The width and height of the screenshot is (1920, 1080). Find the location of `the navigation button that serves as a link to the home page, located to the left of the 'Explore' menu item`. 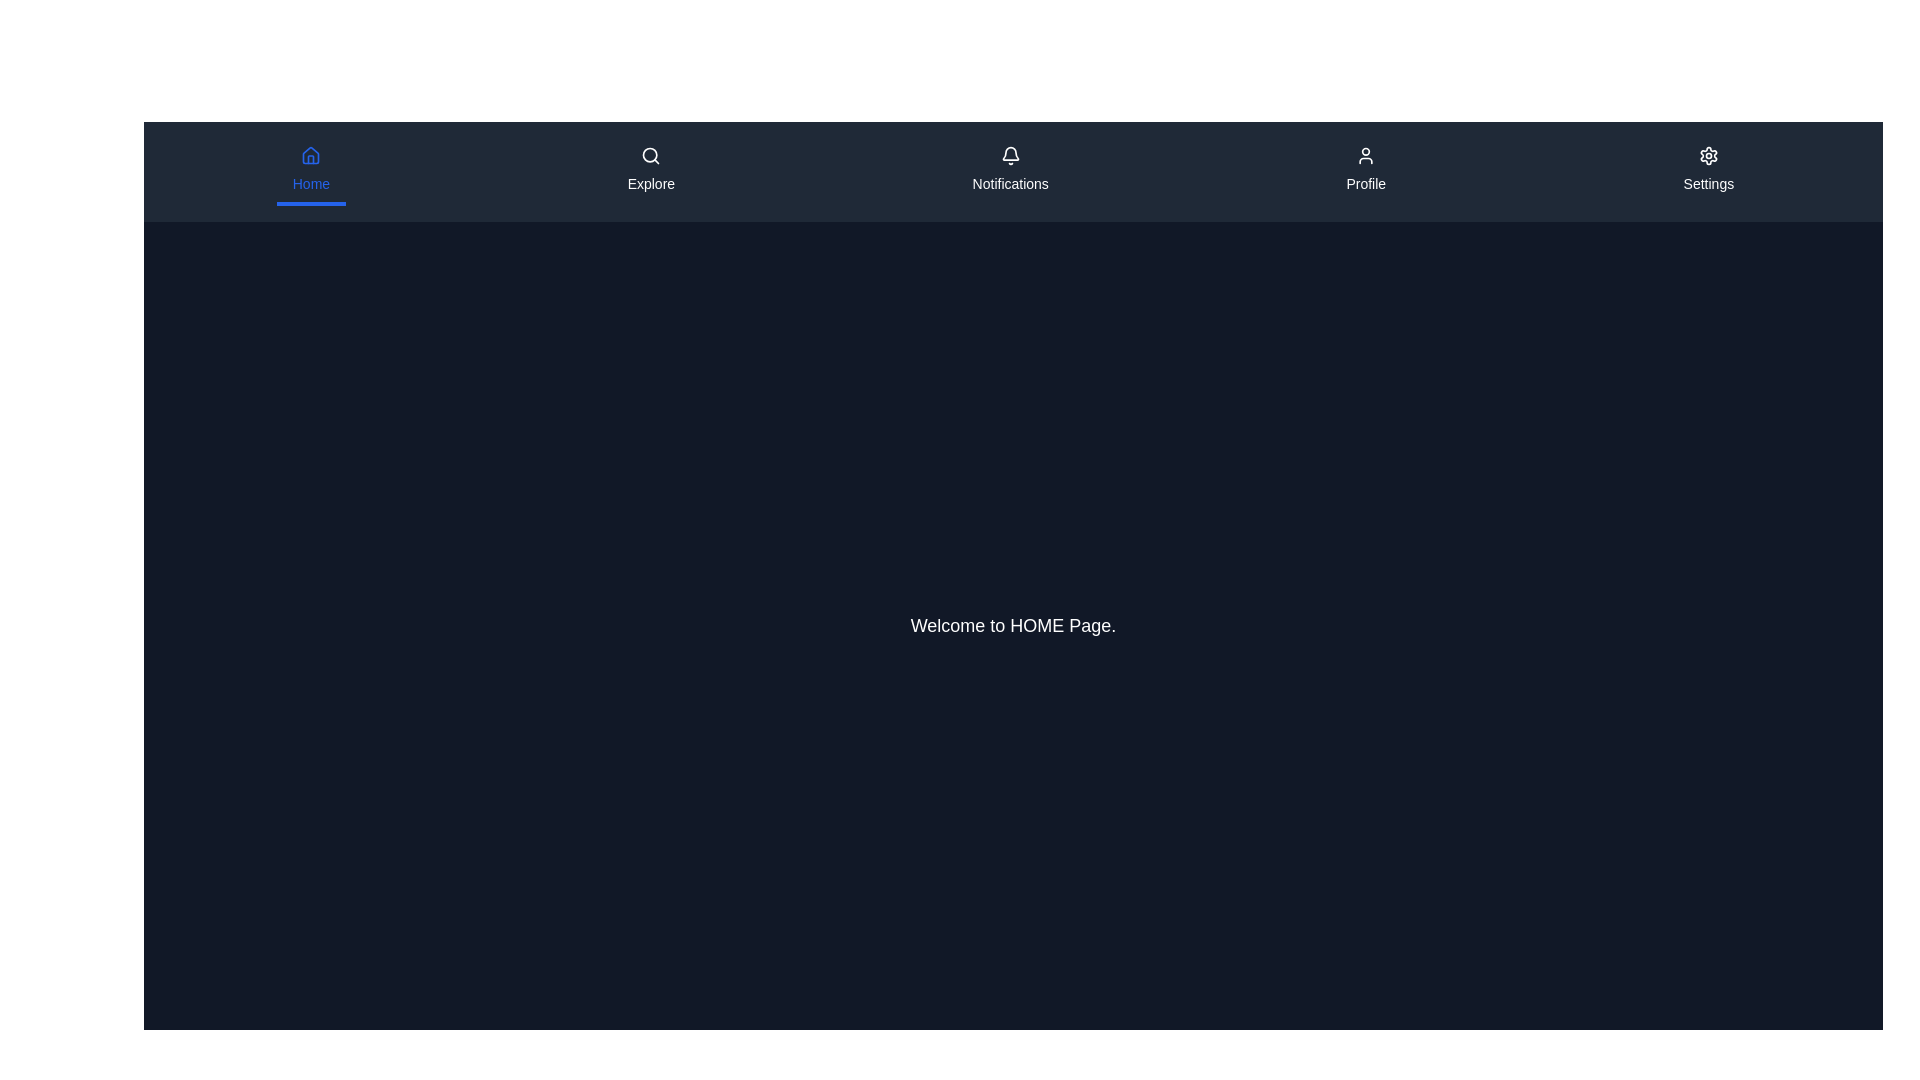

the navigation button that serves as a link to the home page, located to the left of the 'Explore' menu item is located at coordinates (310, 171).